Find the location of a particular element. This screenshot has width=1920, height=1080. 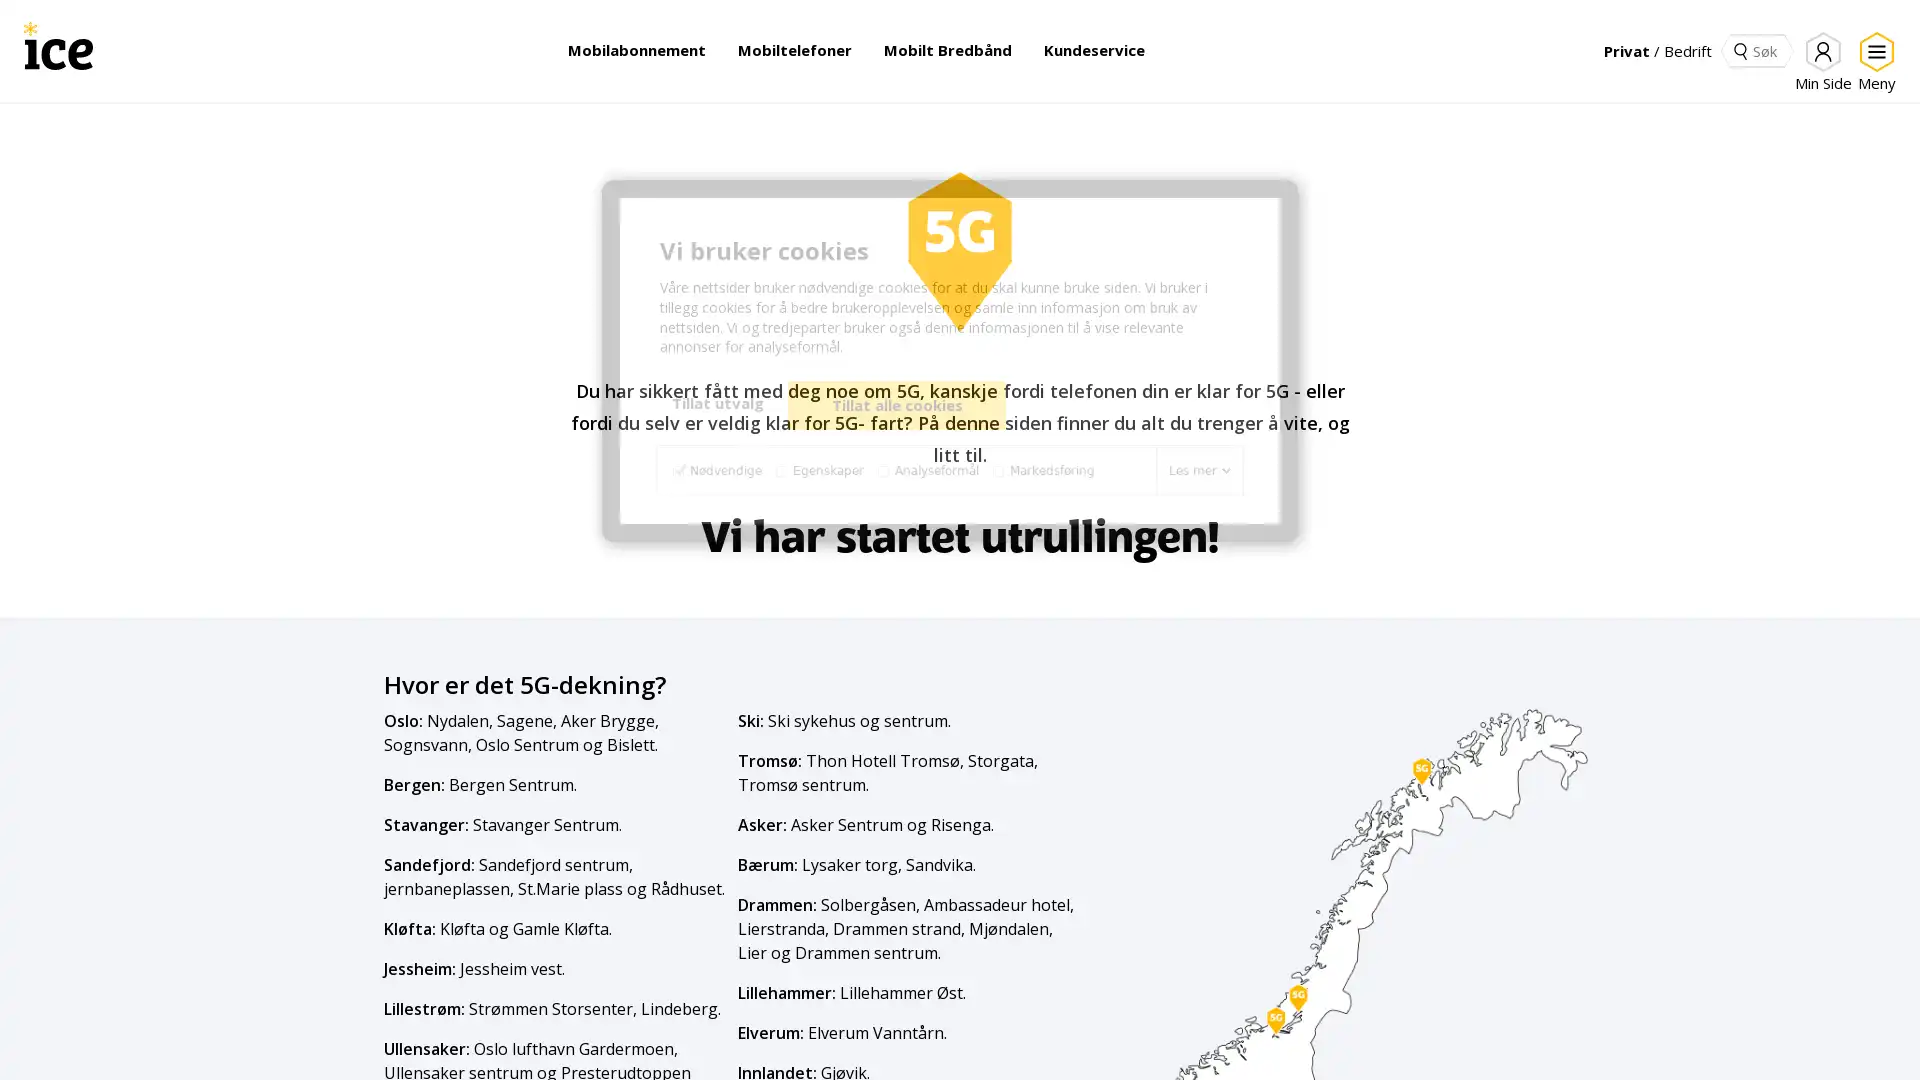

Meny is located at coordinates (1872, 61).